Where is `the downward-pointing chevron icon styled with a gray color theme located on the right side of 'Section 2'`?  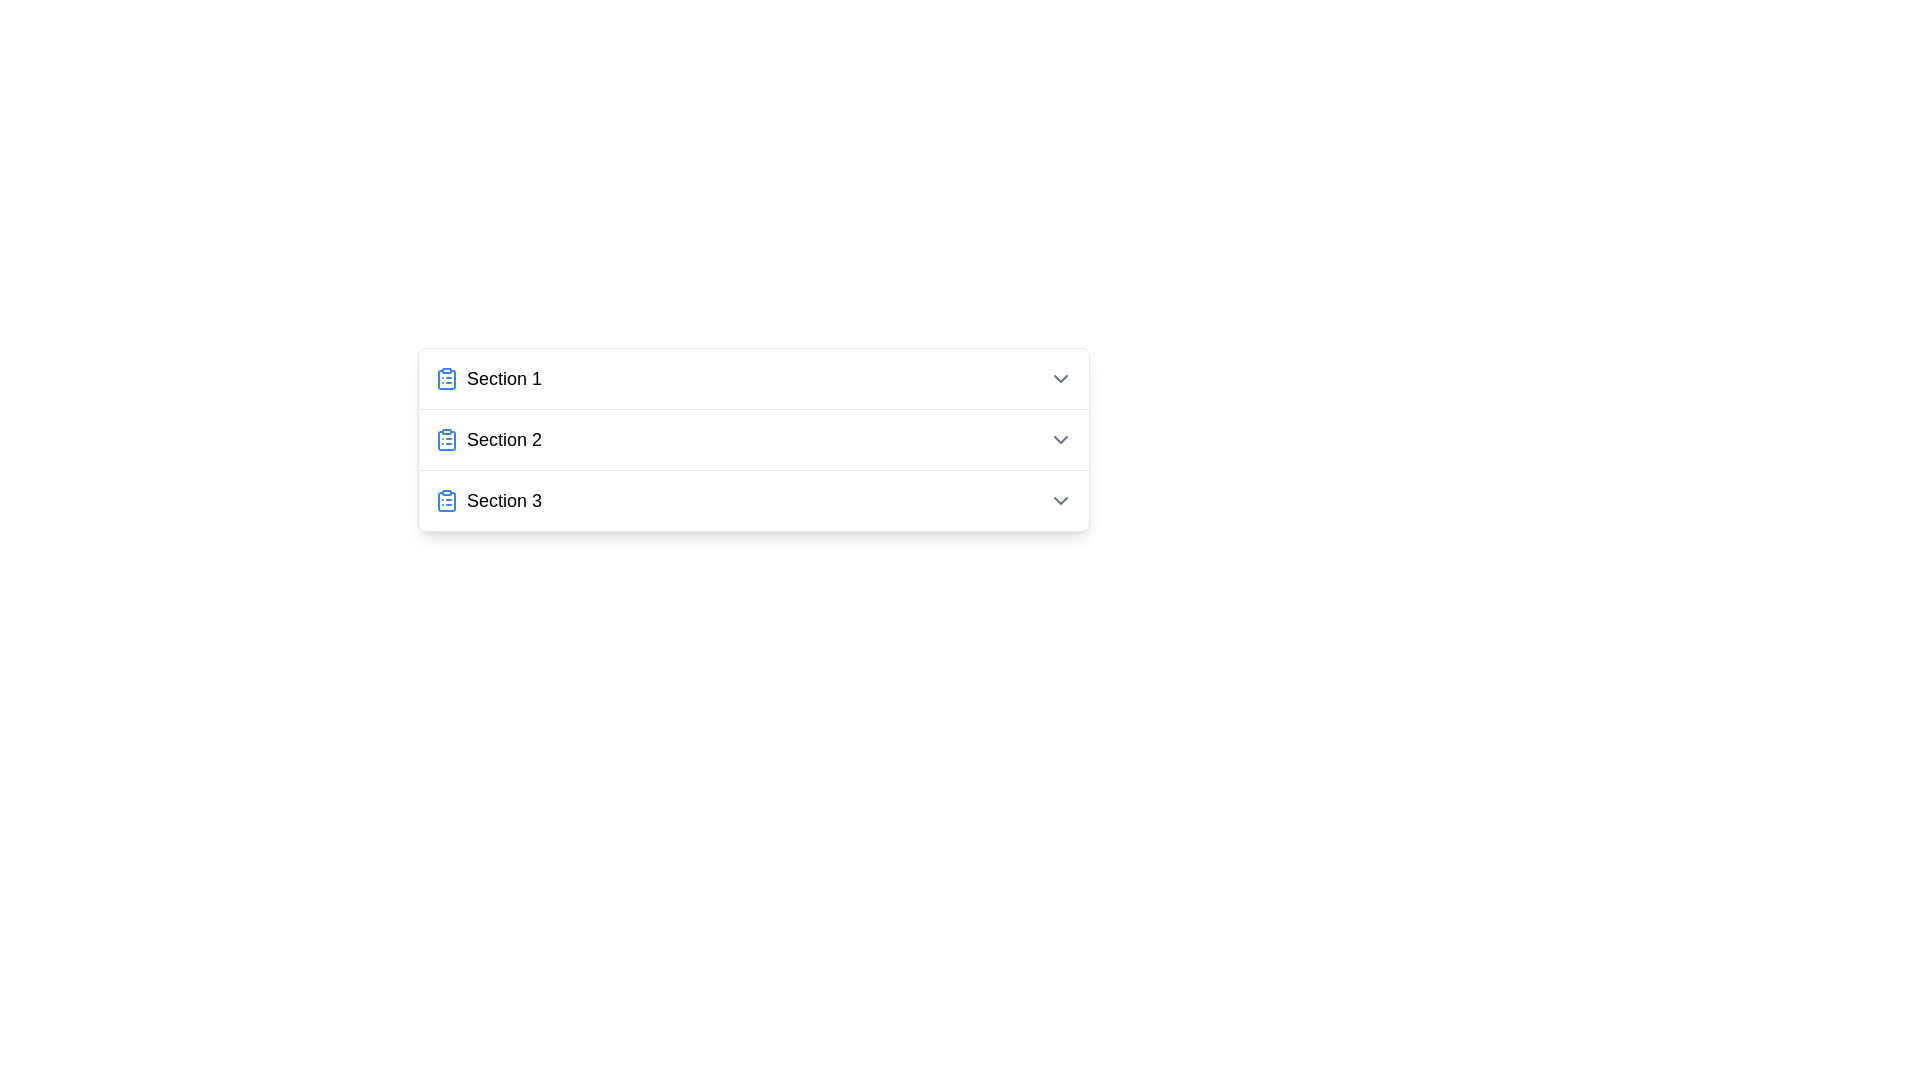 the downward-pointing chevron icon styled with a gray color theme located on the right side of 'Section 2' is located at coordinates (1059, 438).